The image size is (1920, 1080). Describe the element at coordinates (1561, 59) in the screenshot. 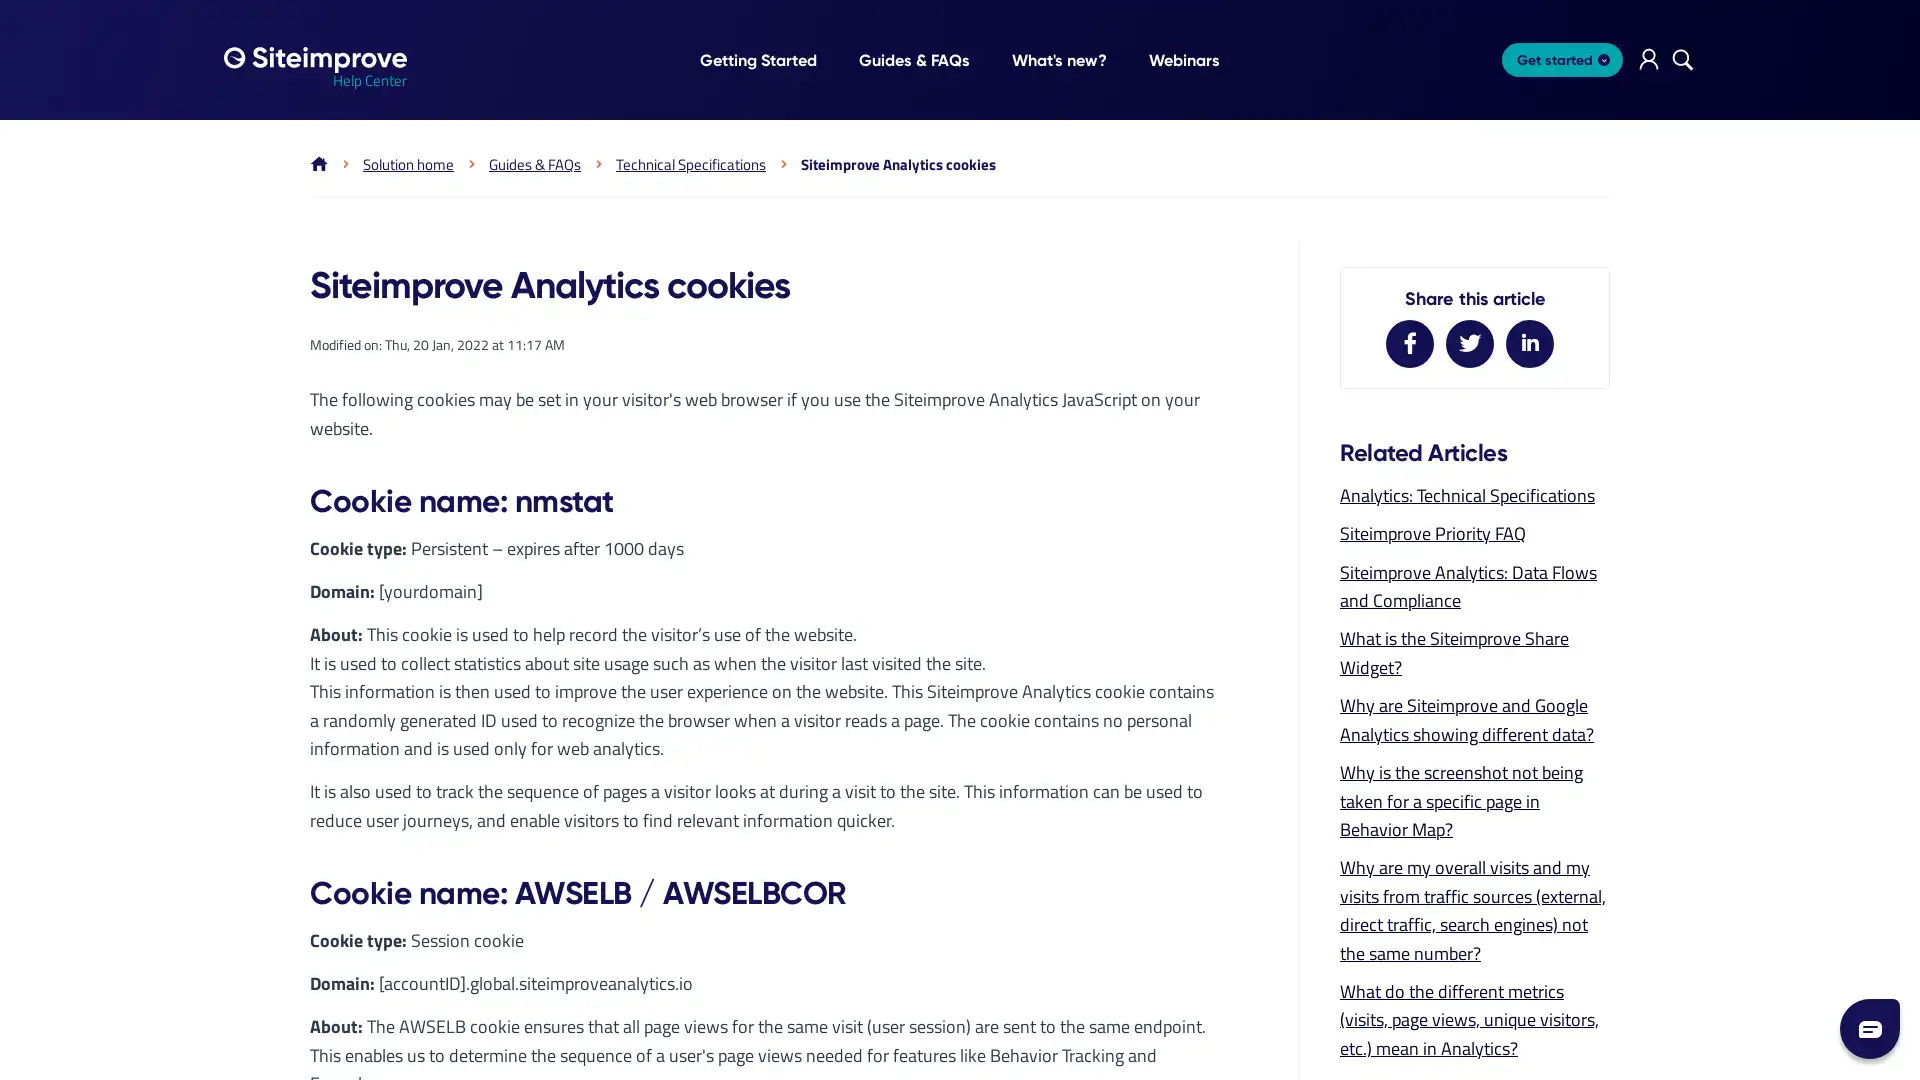

I see `Get started` at that location.